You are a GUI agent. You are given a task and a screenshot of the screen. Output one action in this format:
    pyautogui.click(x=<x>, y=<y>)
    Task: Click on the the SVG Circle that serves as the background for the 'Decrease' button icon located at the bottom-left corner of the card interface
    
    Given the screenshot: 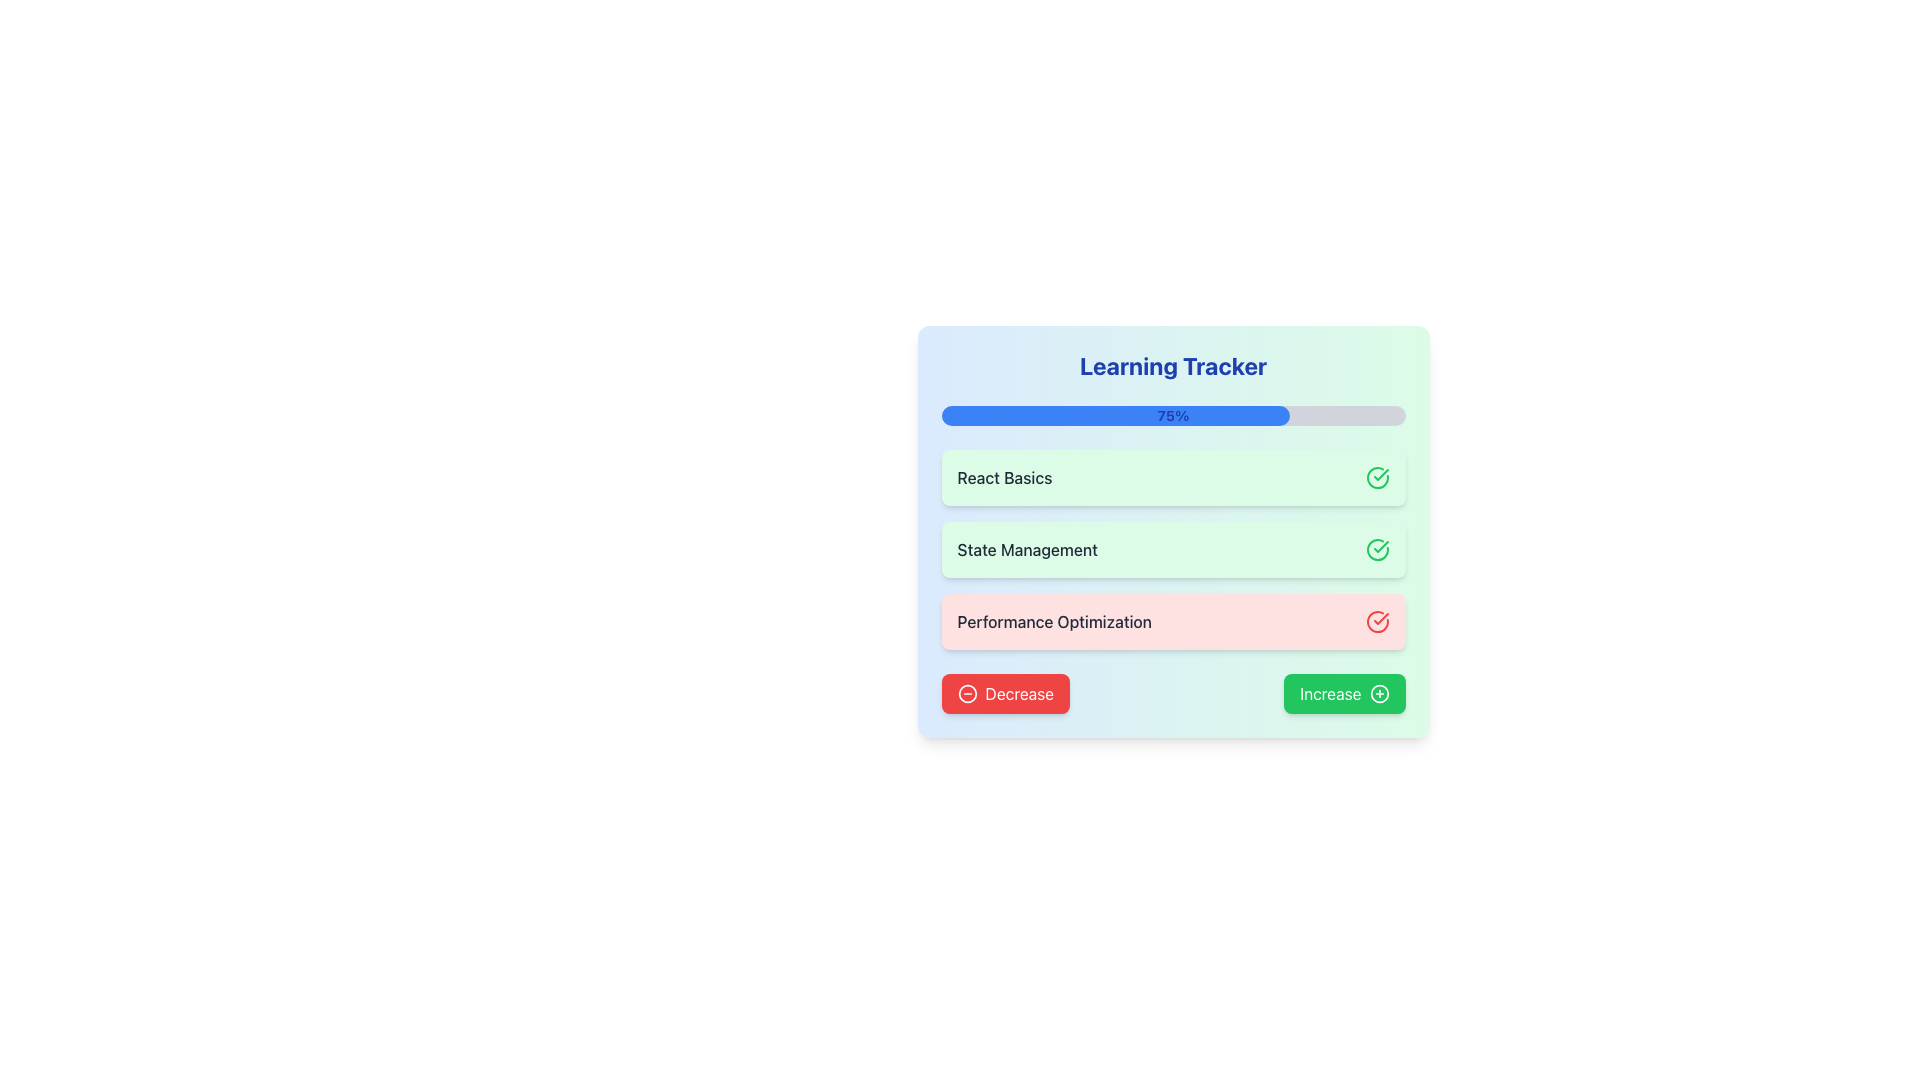 What is the action you would take?
    pyautogui.click(x=967, y=693)
    